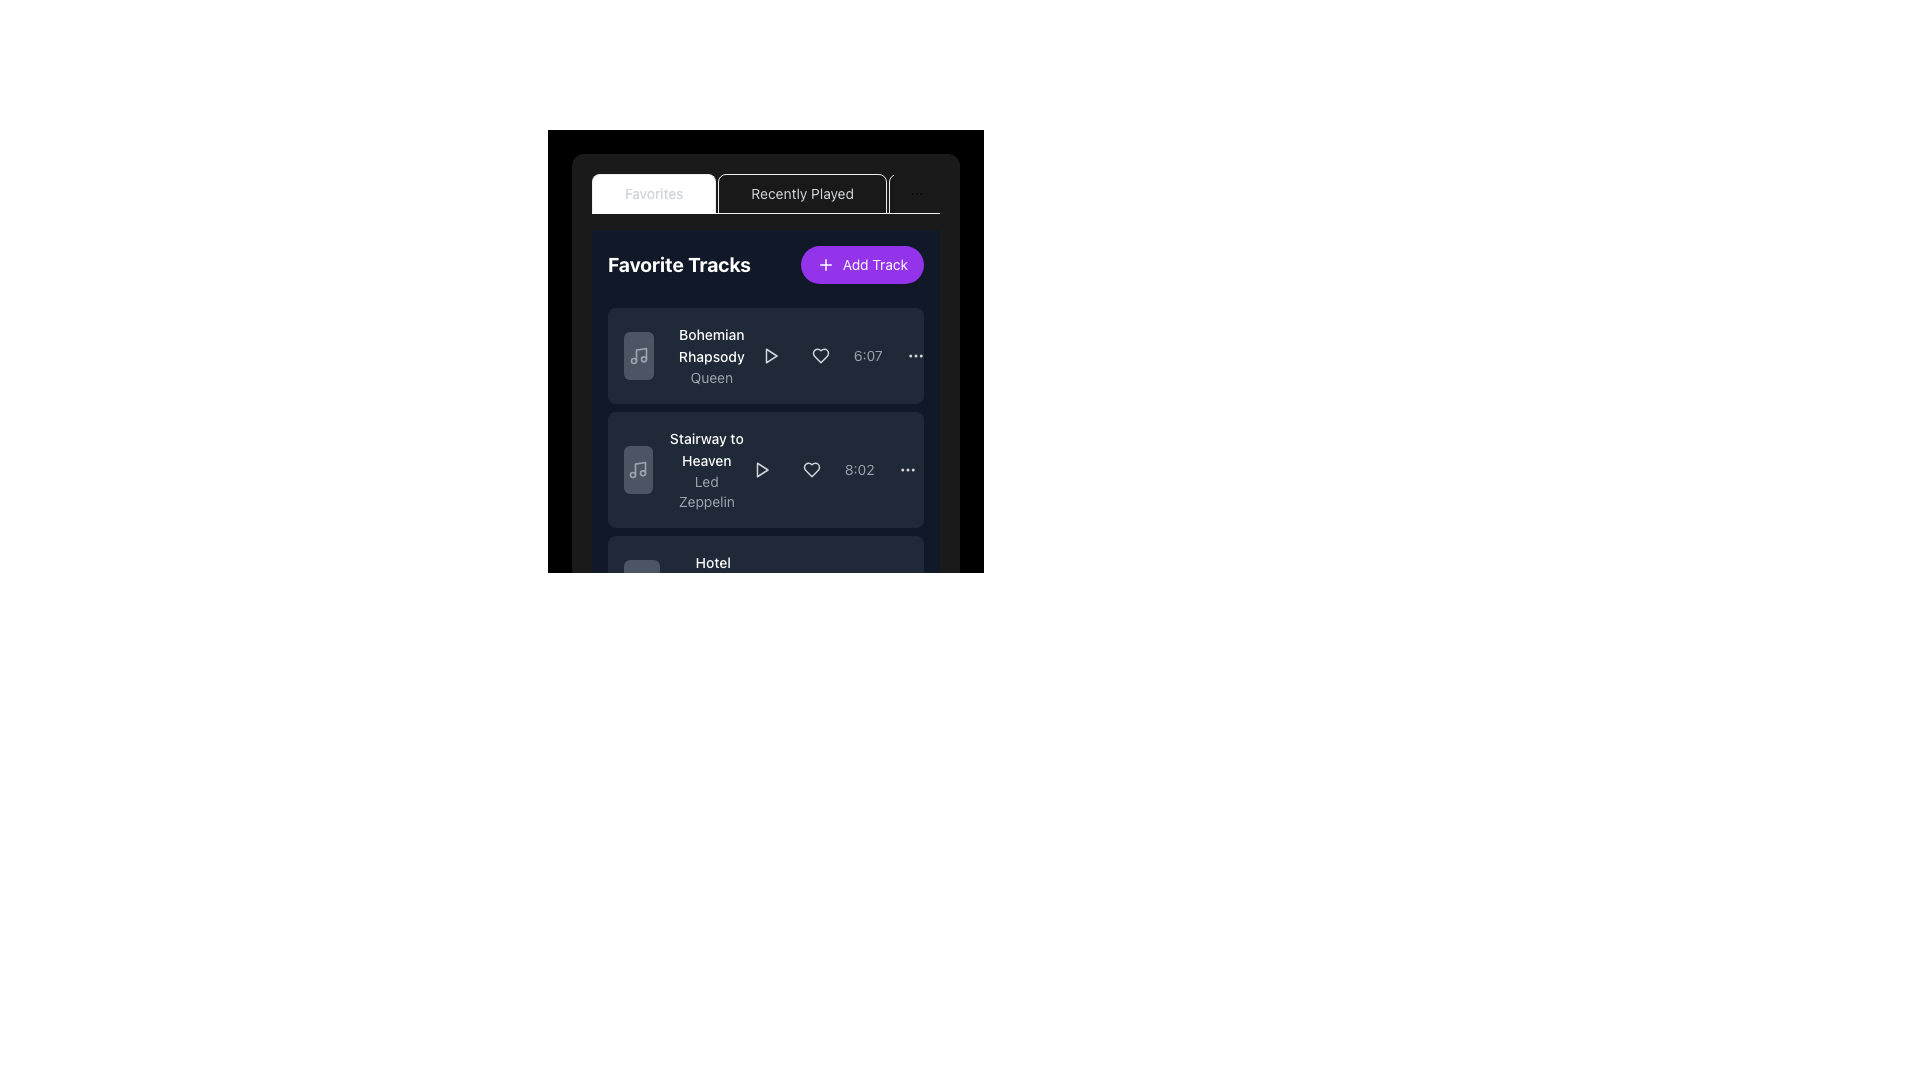 Image resolution: width=1920 pixels, height=1080 pixels. What do you see at coordinates (914, 354) in the screenshot?
I see `the button located at the rightmost part of the row displaying track details, next to the duration '6:07'` at bounding box center [914, 354].